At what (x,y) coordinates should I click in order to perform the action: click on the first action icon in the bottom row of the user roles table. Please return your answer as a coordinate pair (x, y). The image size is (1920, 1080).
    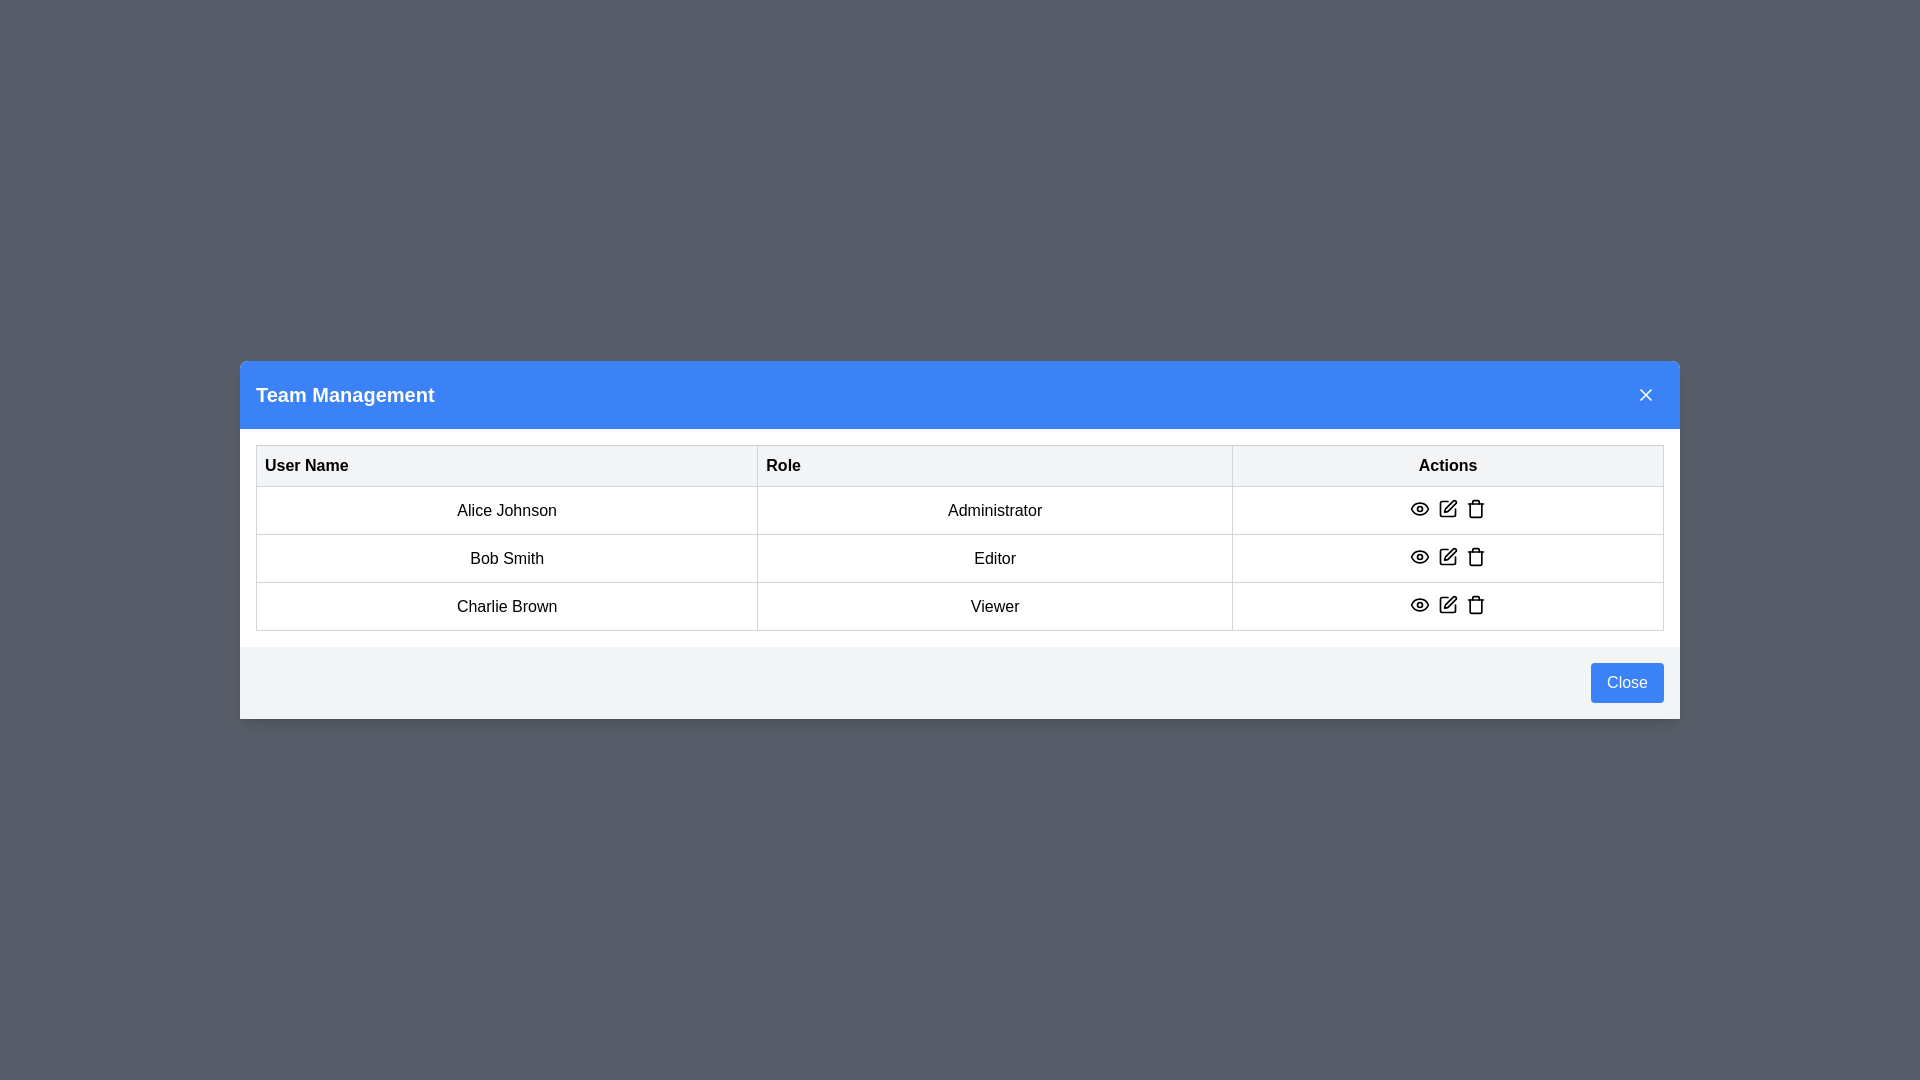
    Looking at the image, I should click on (1419, 604).